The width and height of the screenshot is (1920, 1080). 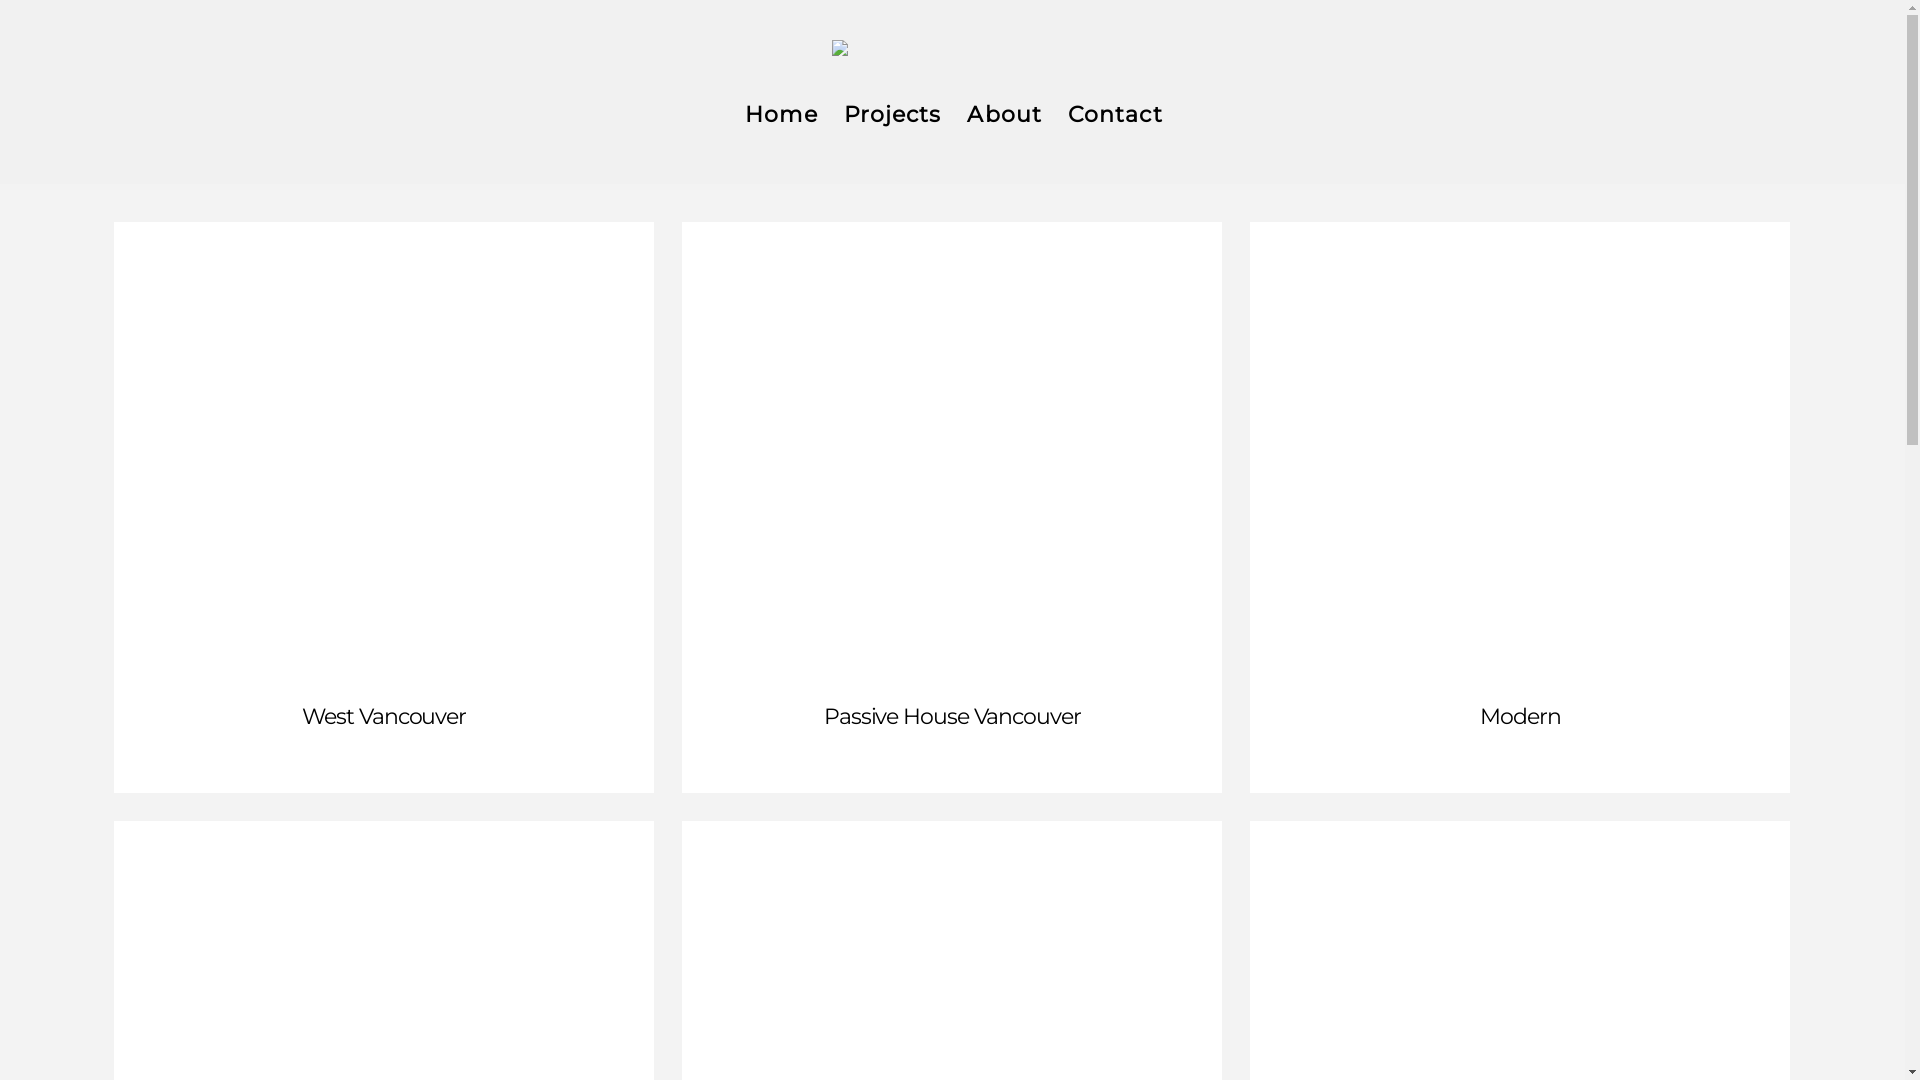 What do you see at coordinates (1003, 118) in the screenshot?
I see `'About'` at bounding box center [1003, 118].